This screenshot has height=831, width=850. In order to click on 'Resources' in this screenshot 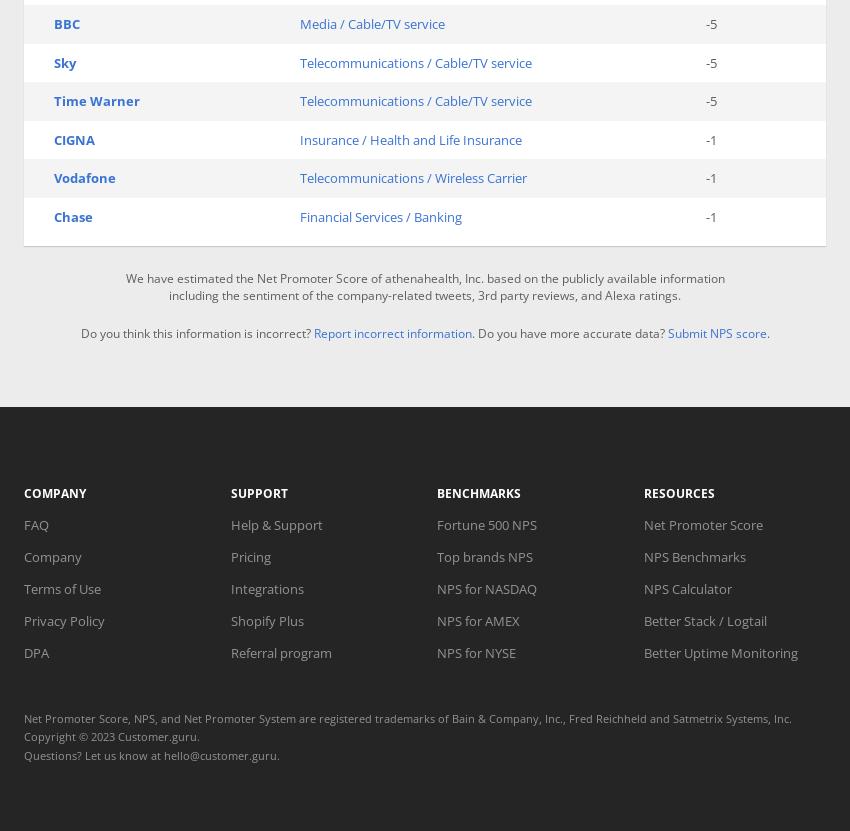, I will do `click(643, 492)`.